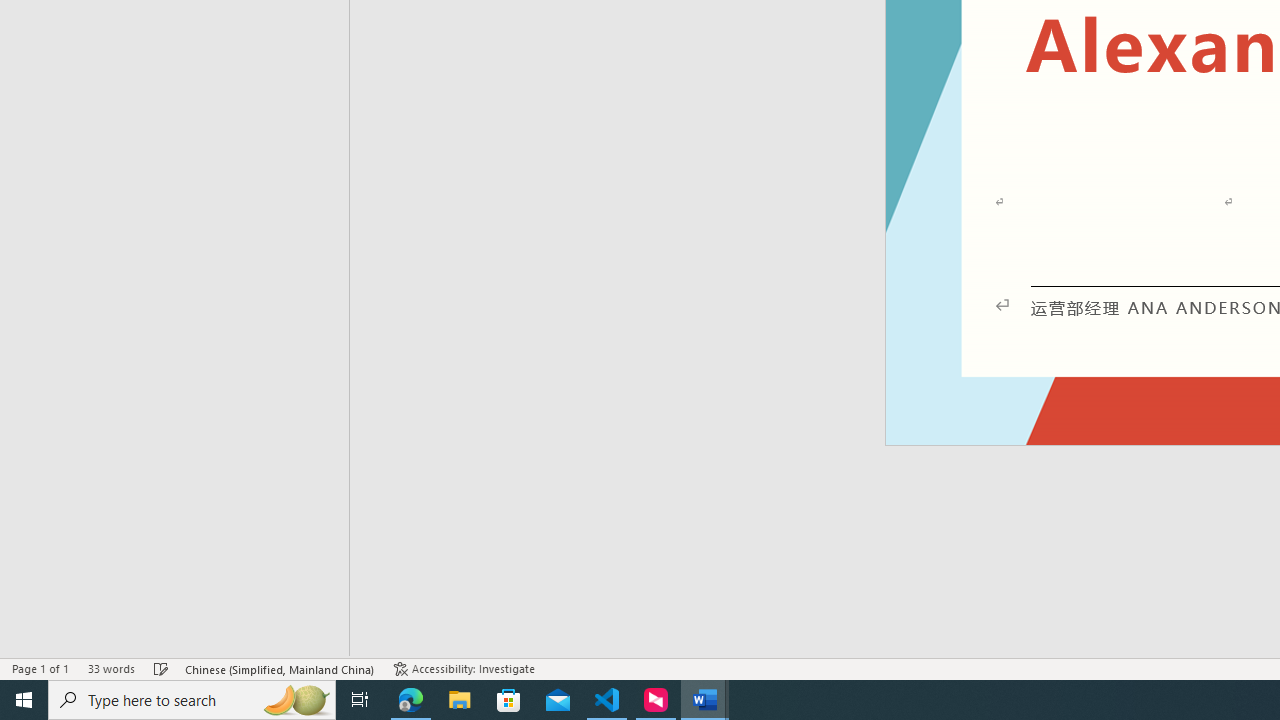  Describe the element at coordinates (40, 669) in the screenshot. I see `'Page Number Page 1 of 1'` at that location.